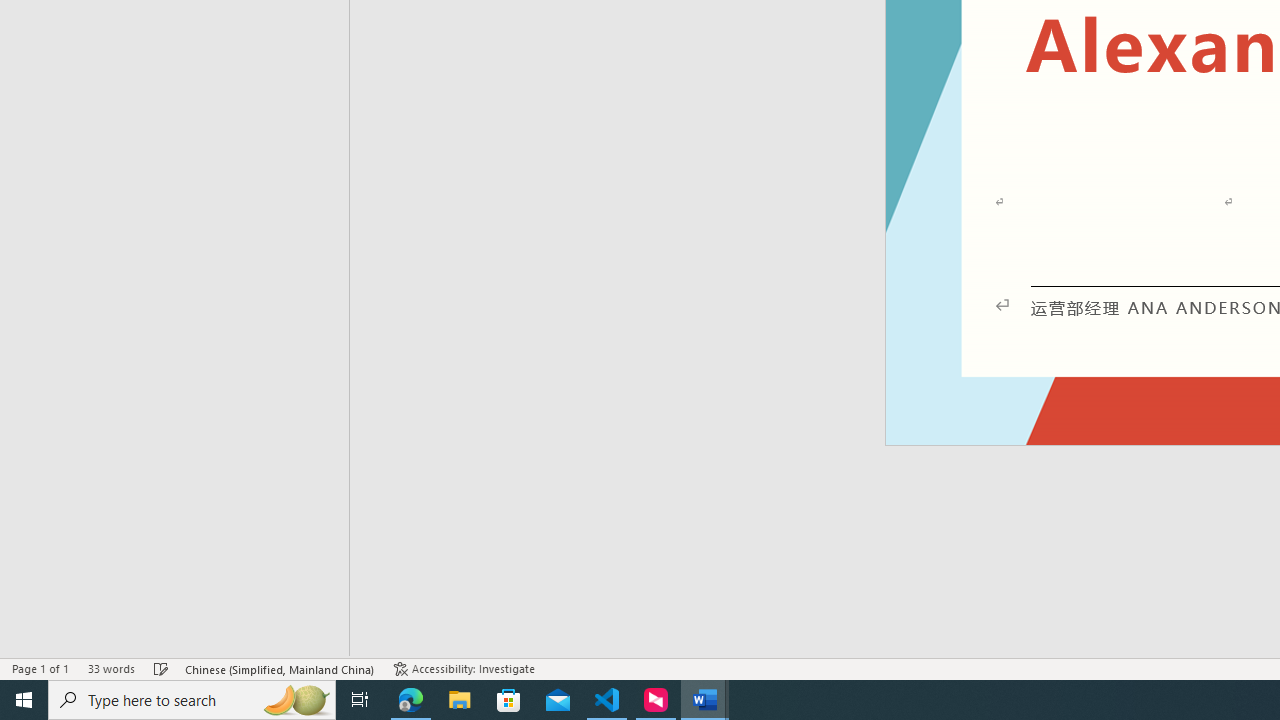  Describe the element at coordinates (40, 669) in the screenshot. I see `'Page Number Page 1 of 1'` at that location.